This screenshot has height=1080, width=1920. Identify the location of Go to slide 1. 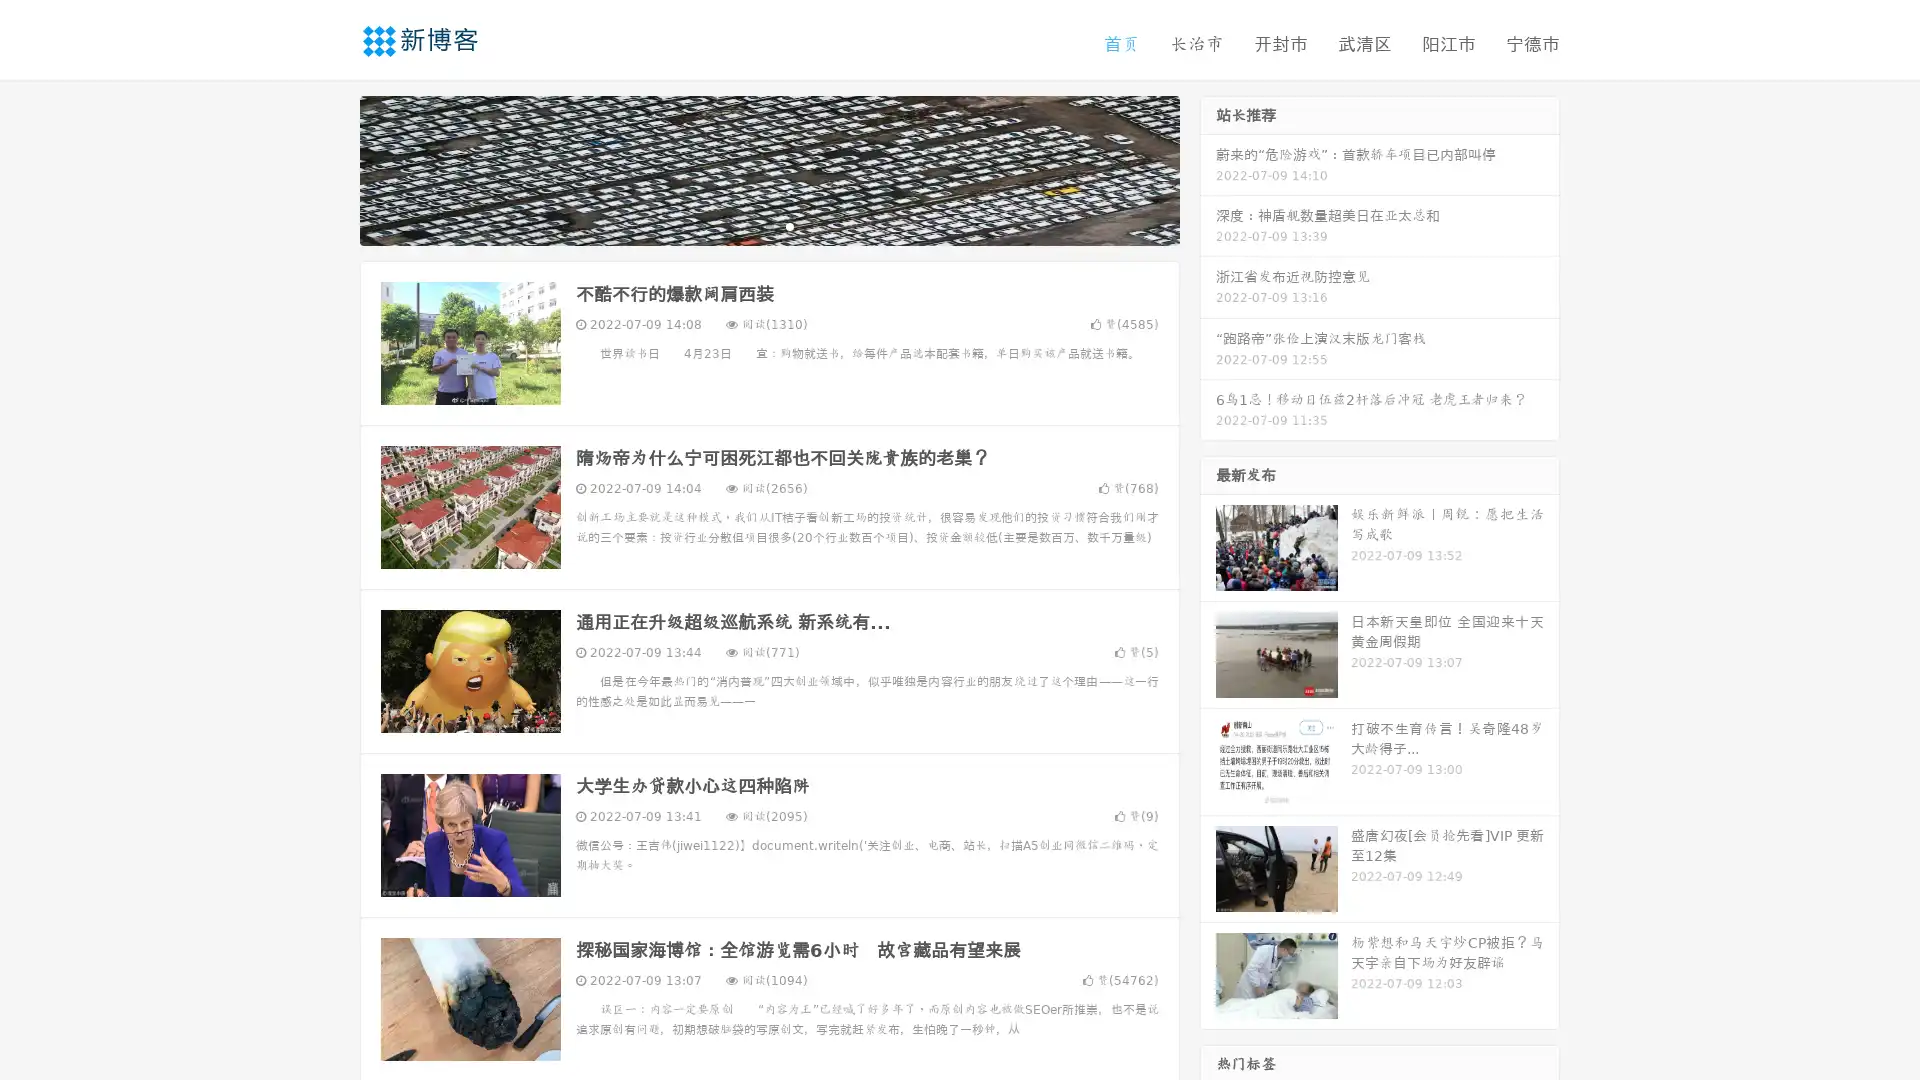
(748, 225).